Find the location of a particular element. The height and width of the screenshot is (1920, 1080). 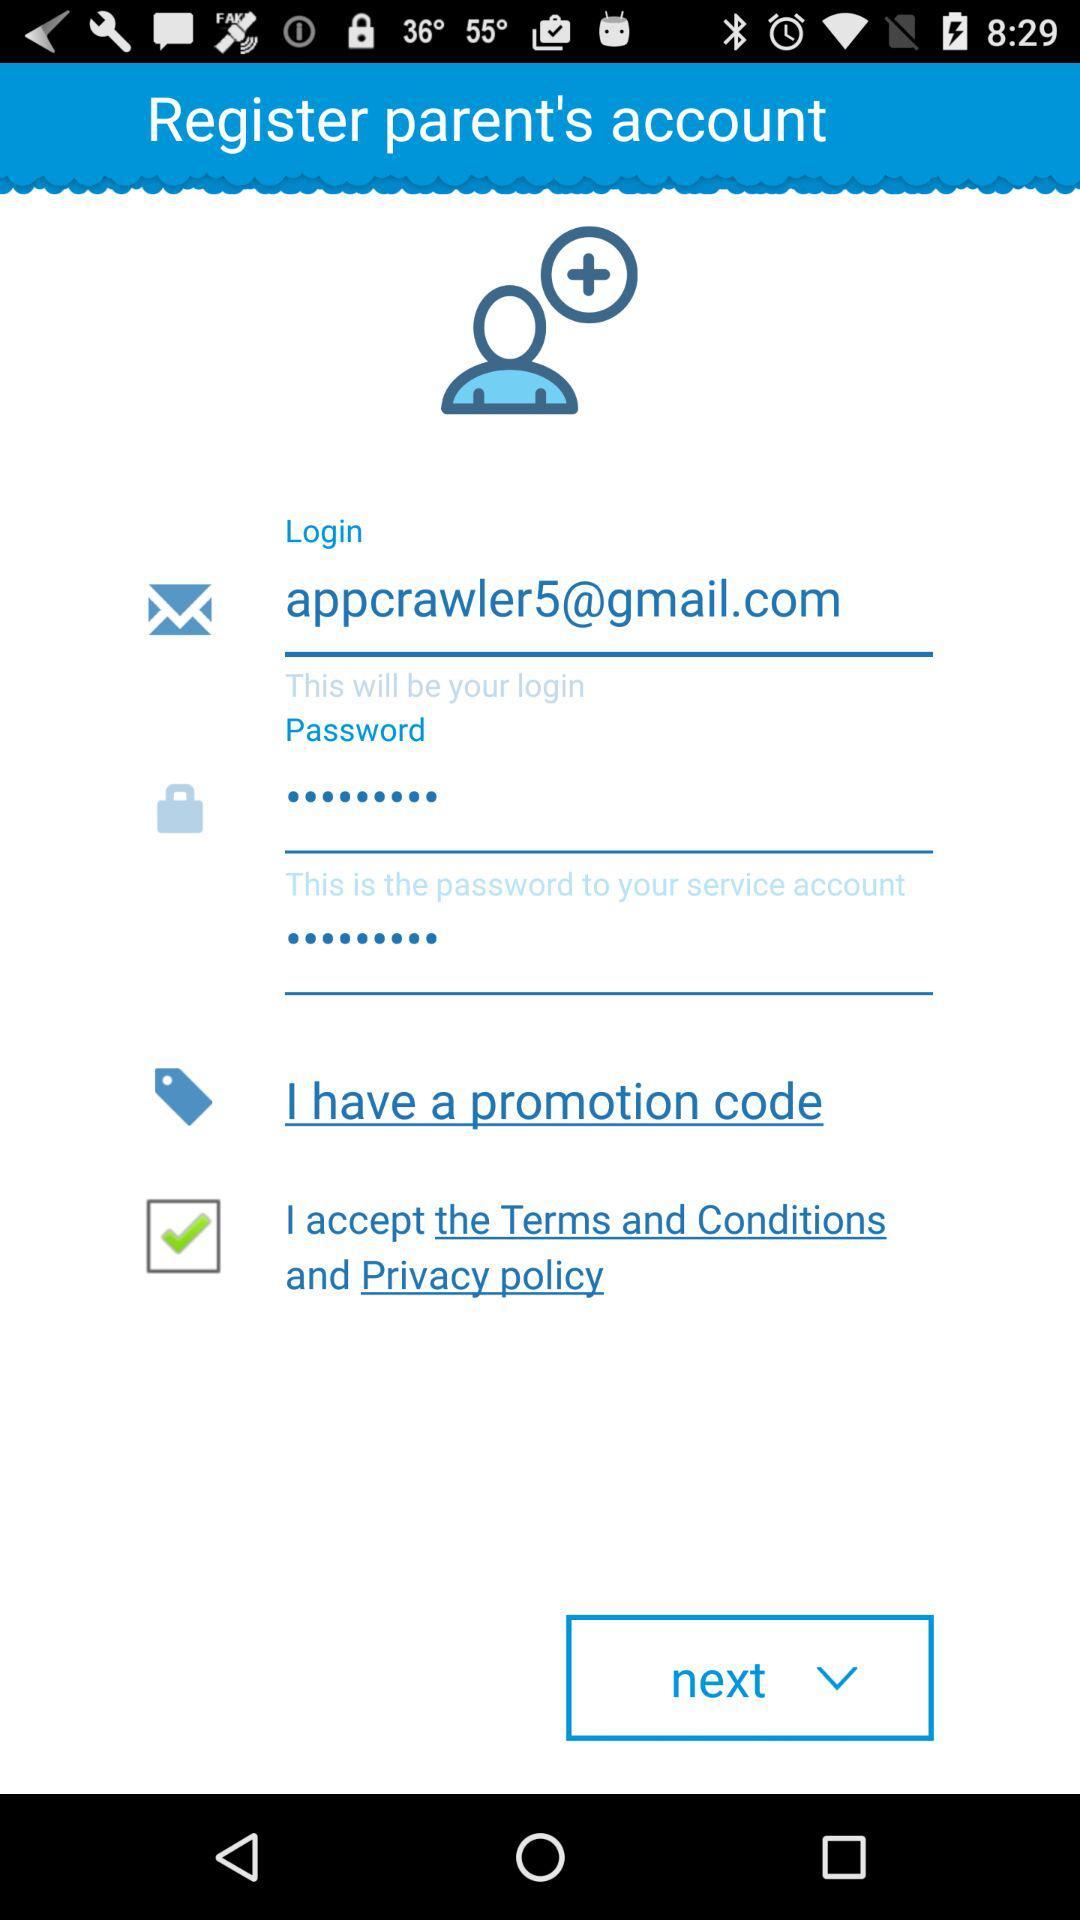

the item next to i accept the app is located at coordinates (191, 1233).